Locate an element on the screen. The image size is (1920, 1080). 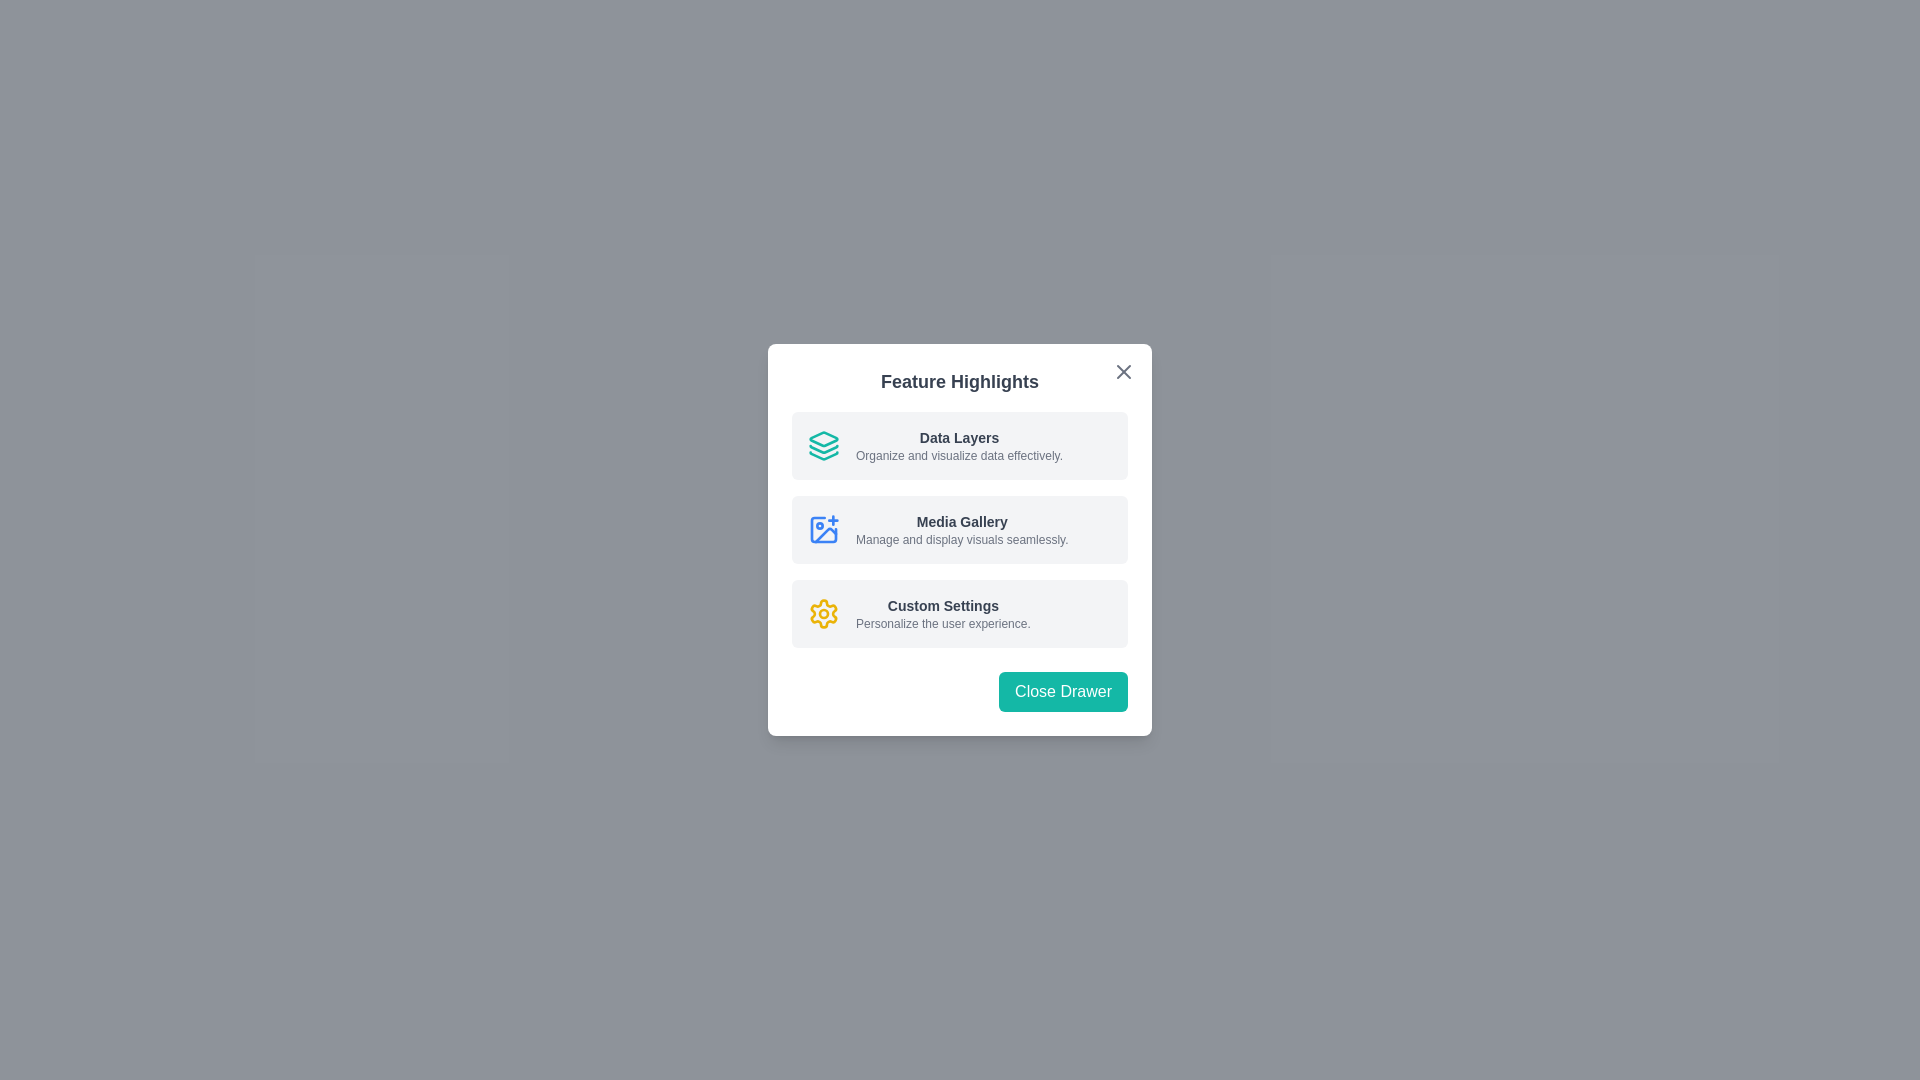
the bottom-most triangular layer of the teal graphical icon situated at the top left of the 'Data Layers' text label in the feature highlight dialog box is located at coordinates (824, 455).